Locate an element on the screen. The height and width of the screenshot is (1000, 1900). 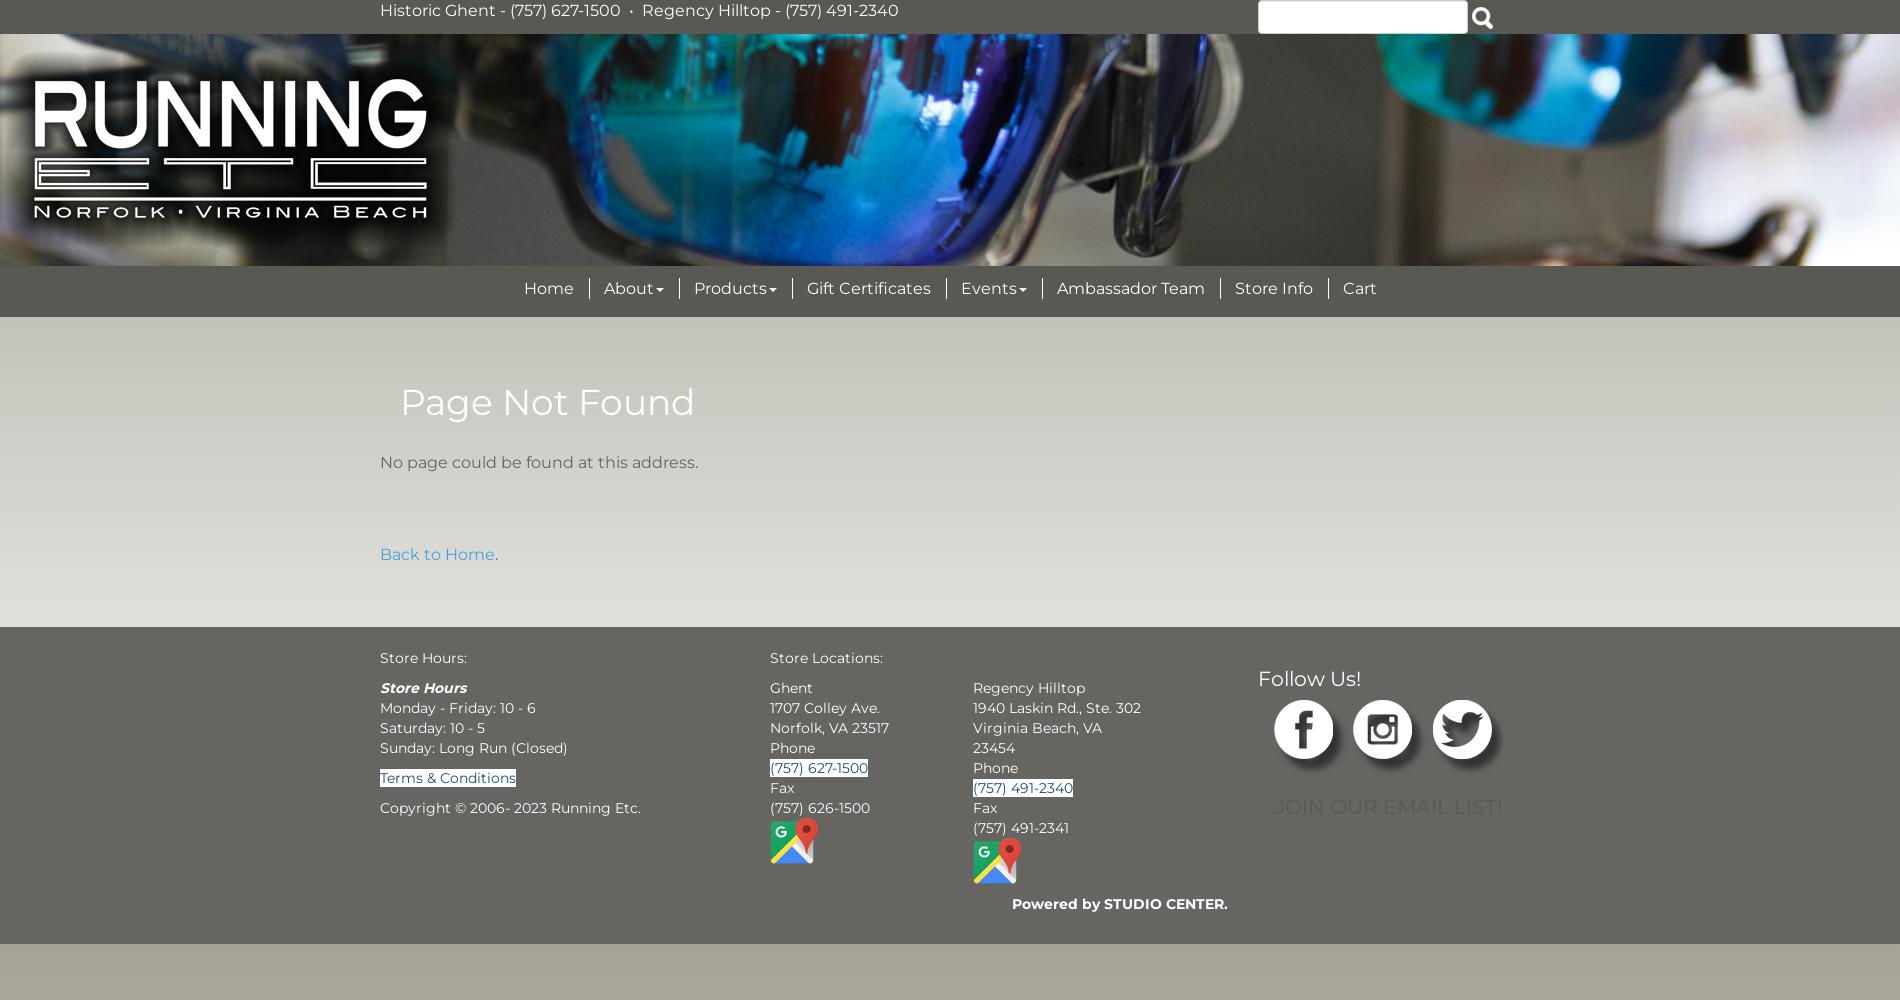
'STUDIO CENTER' is located at coordinates (1162, 903).